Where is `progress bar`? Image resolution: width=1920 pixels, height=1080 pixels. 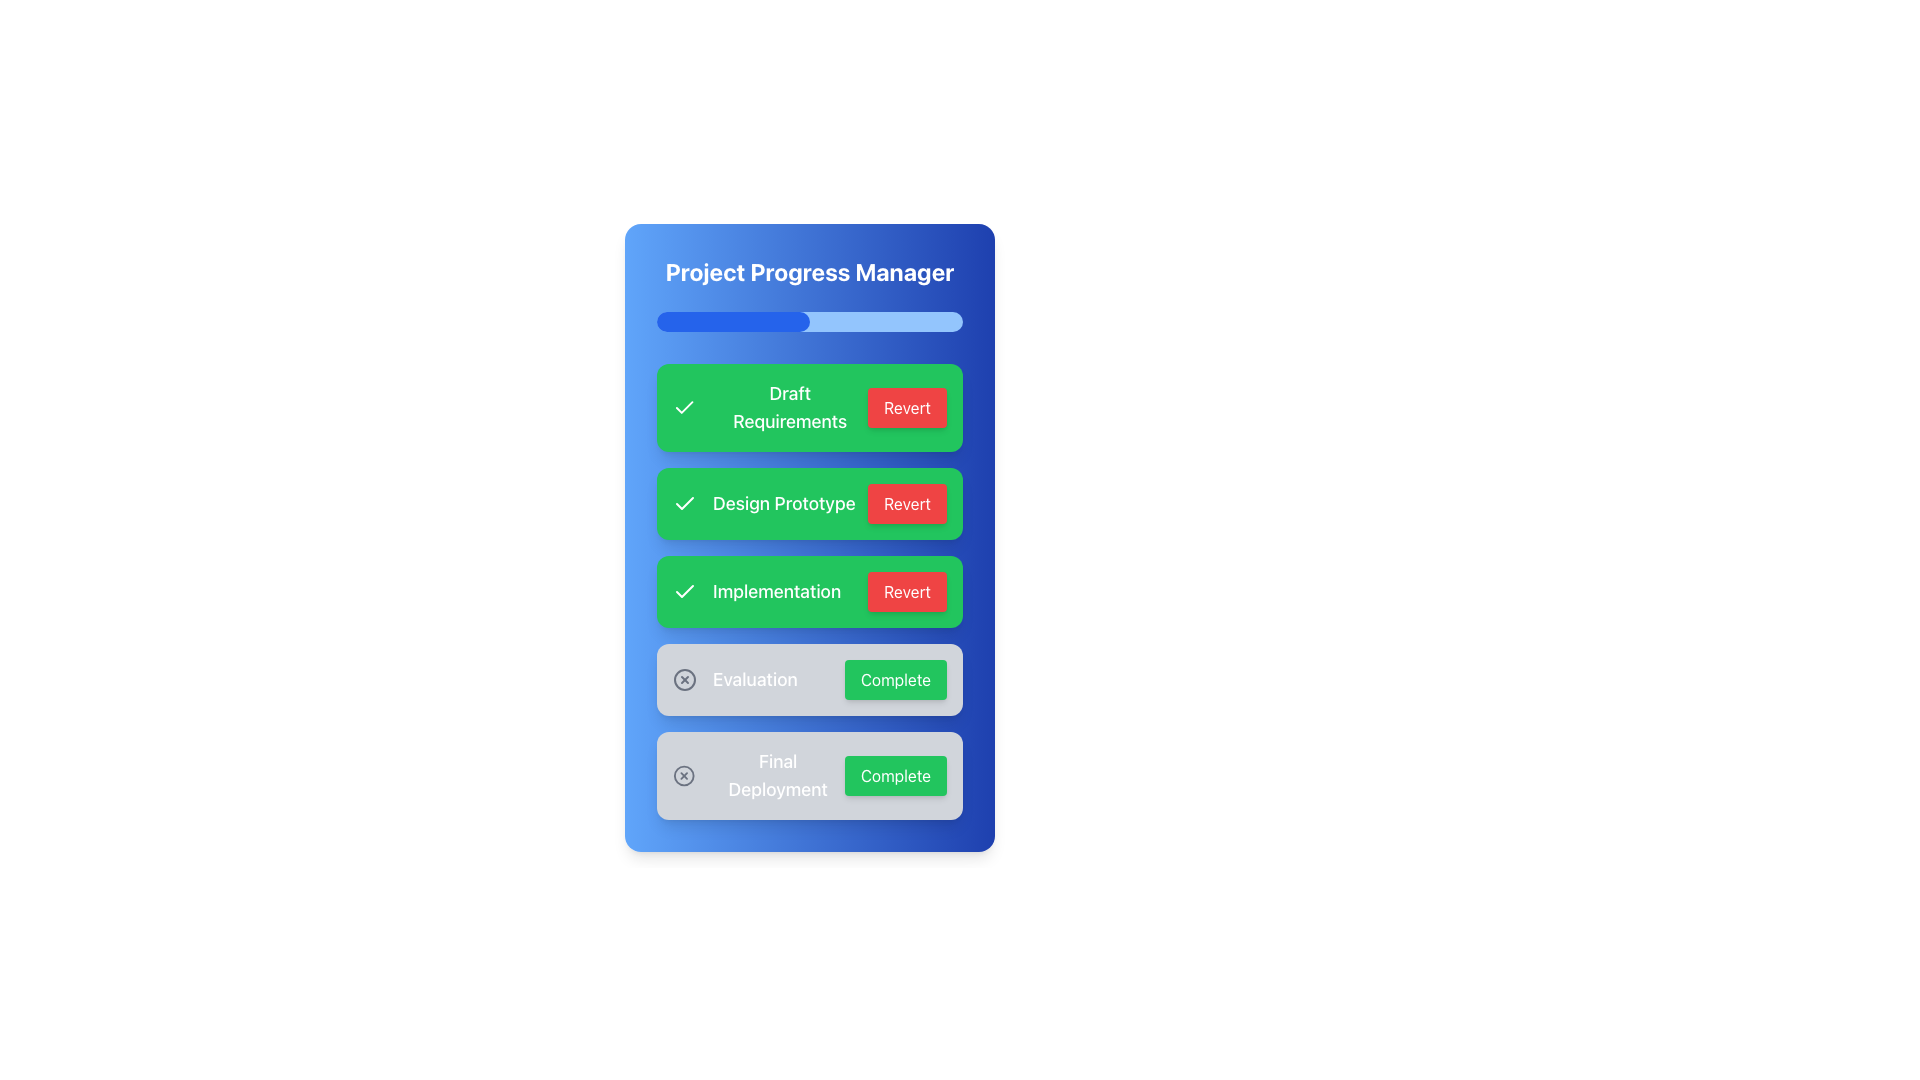 progress bar is located at coordinates (705, 320).